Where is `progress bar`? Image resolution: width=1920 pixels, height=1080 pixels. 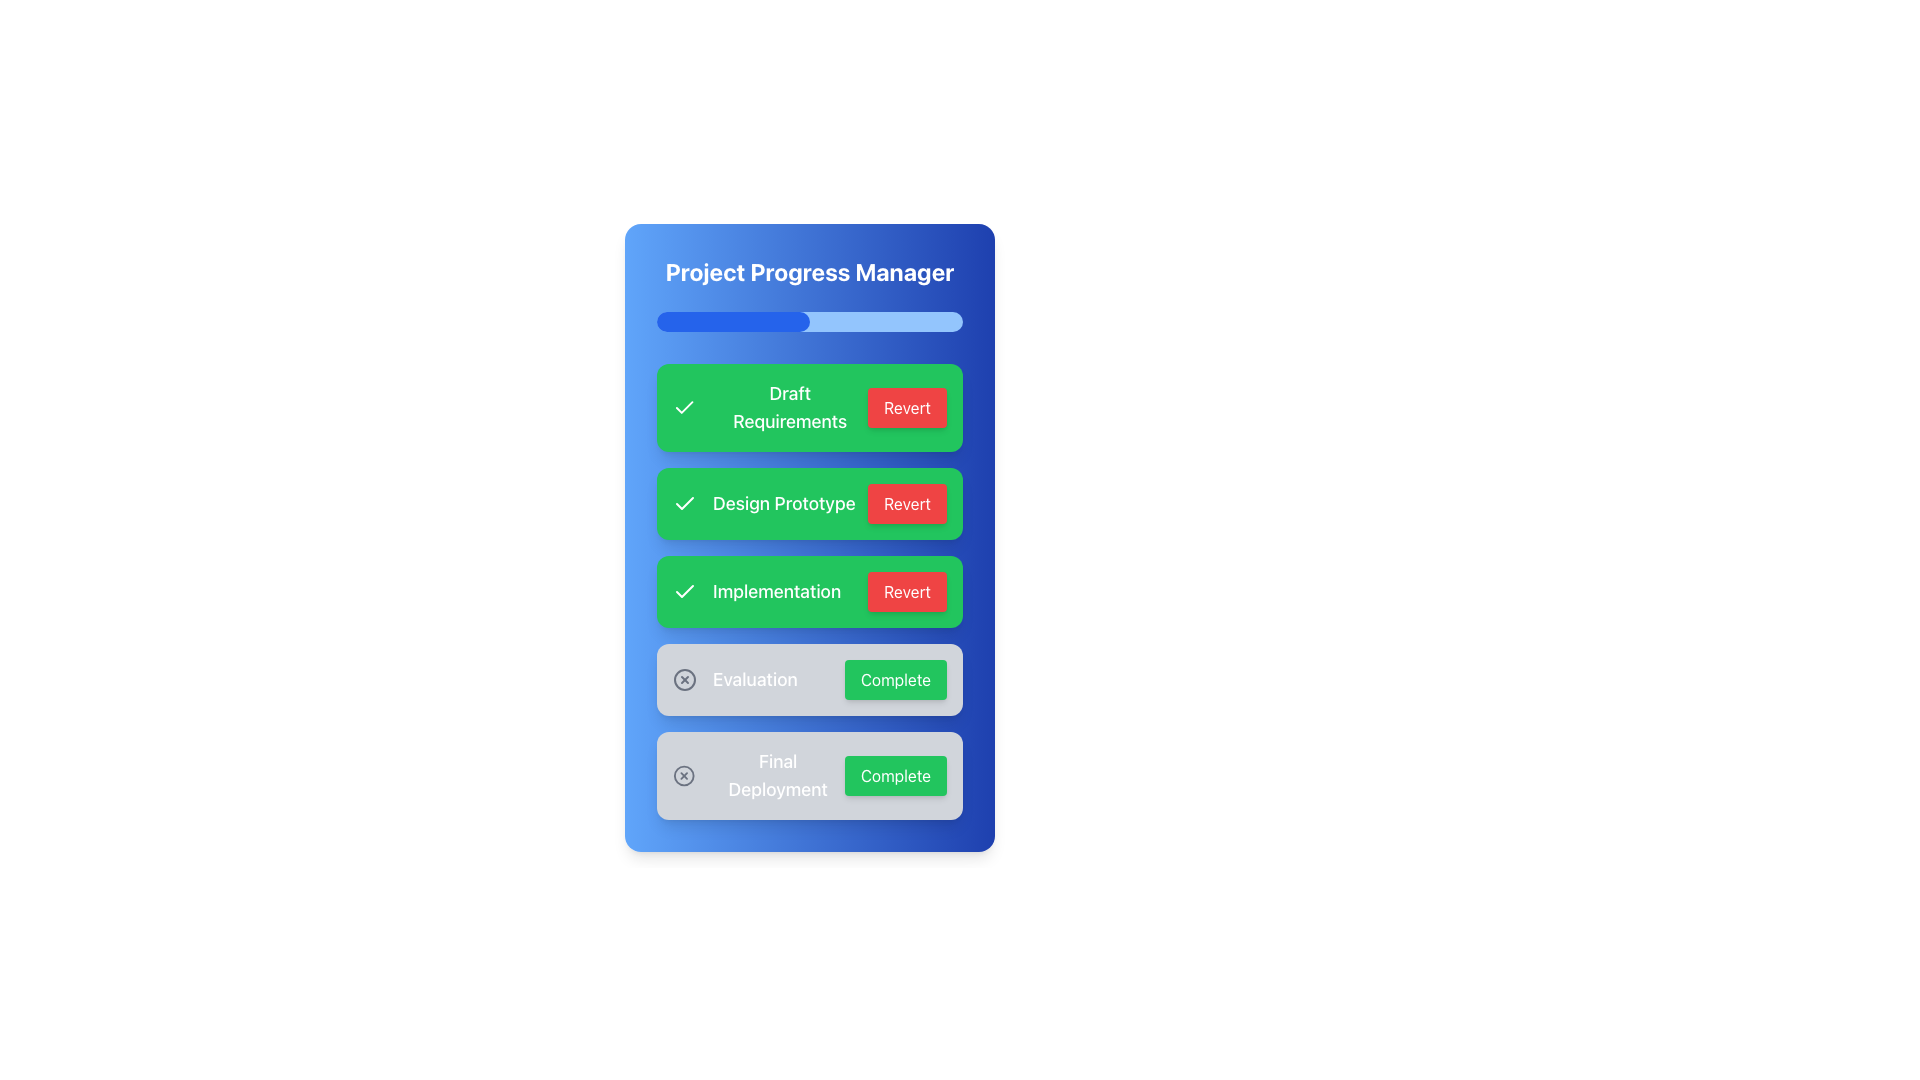 progress bar is located at coordinates (705, 320).